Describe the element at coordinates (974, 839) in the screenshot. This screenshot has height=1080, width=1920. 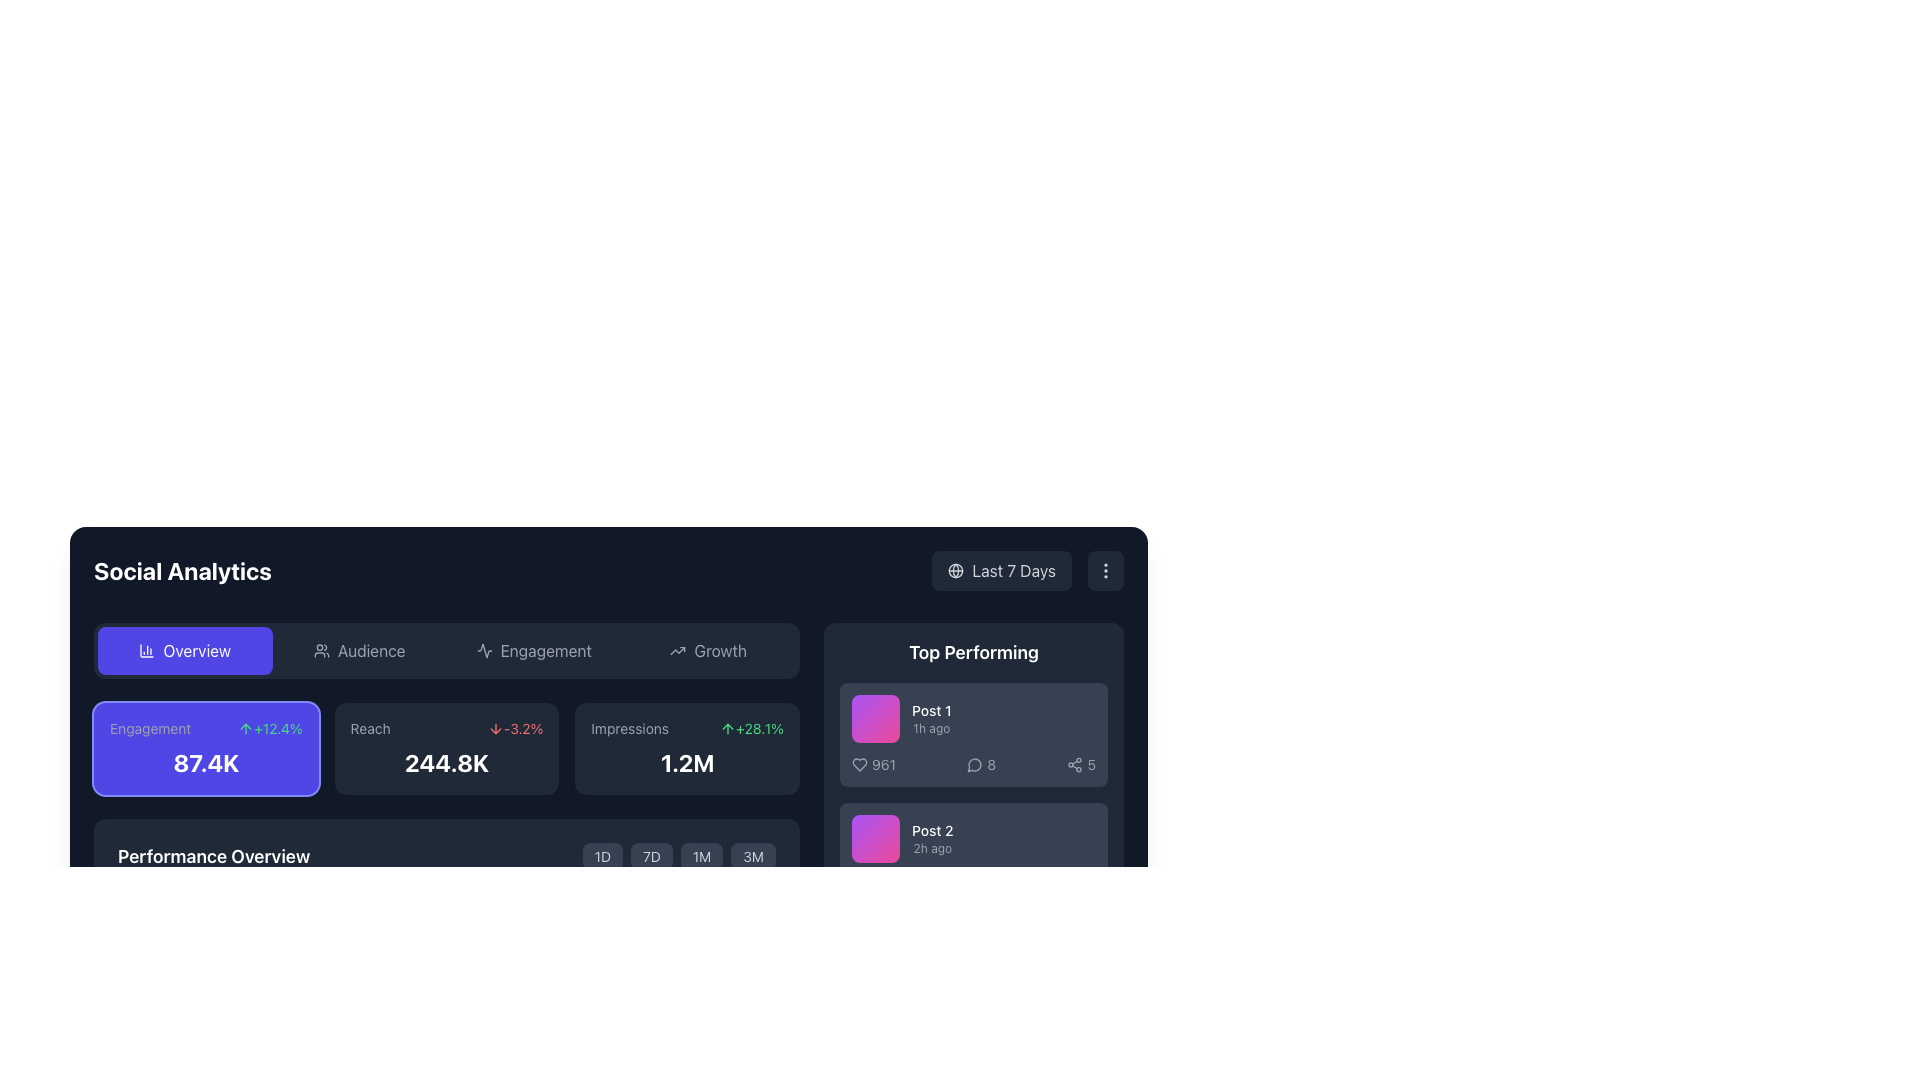
I see `the Information block that displays 'Post 2' and '2h ago', which is the second entry in the 'Top Performing' section` at that location.